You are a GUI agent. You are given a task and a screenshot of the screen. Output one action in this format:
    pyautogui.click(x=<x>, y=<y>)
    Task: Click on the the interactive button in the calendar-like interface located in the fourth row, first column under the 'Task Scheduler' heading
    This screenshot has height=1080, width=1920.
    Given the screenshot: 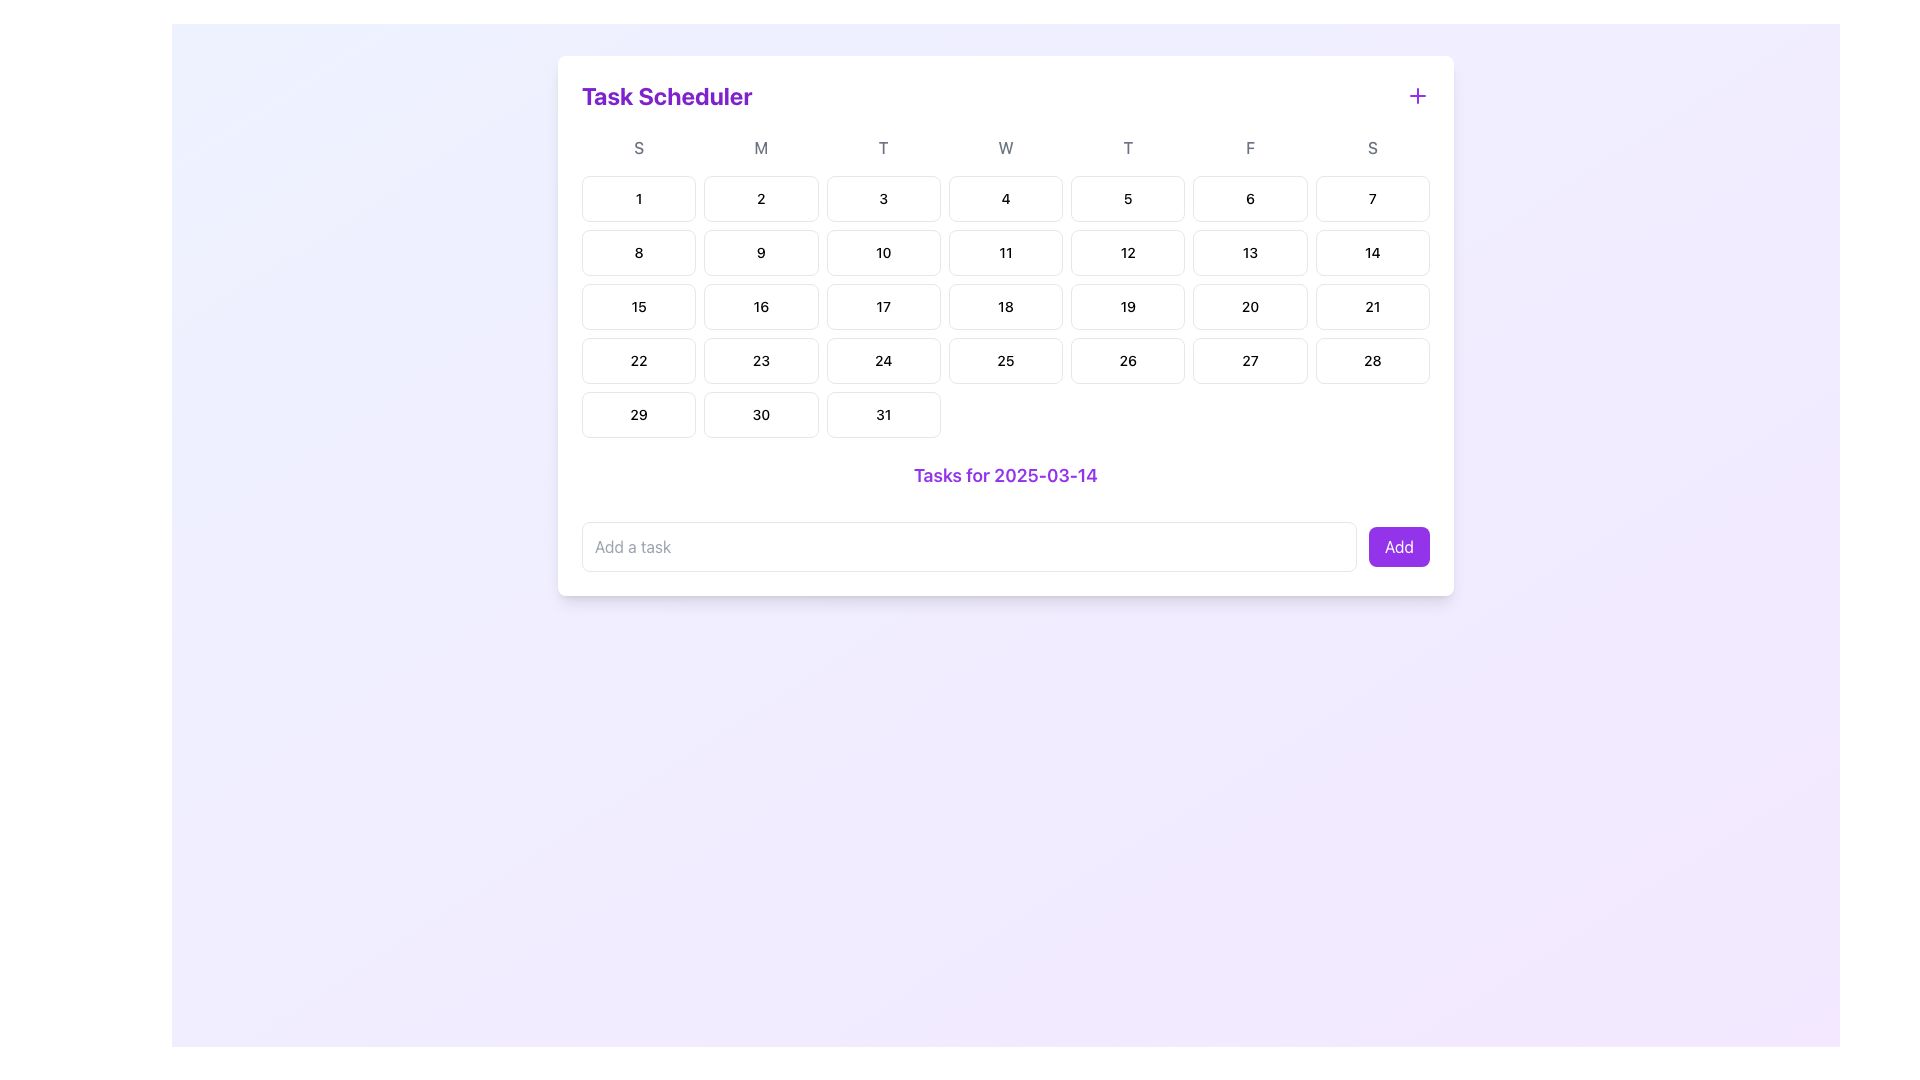 What is the action you would take?
    pyautogui.click(x=638, y=361)
    